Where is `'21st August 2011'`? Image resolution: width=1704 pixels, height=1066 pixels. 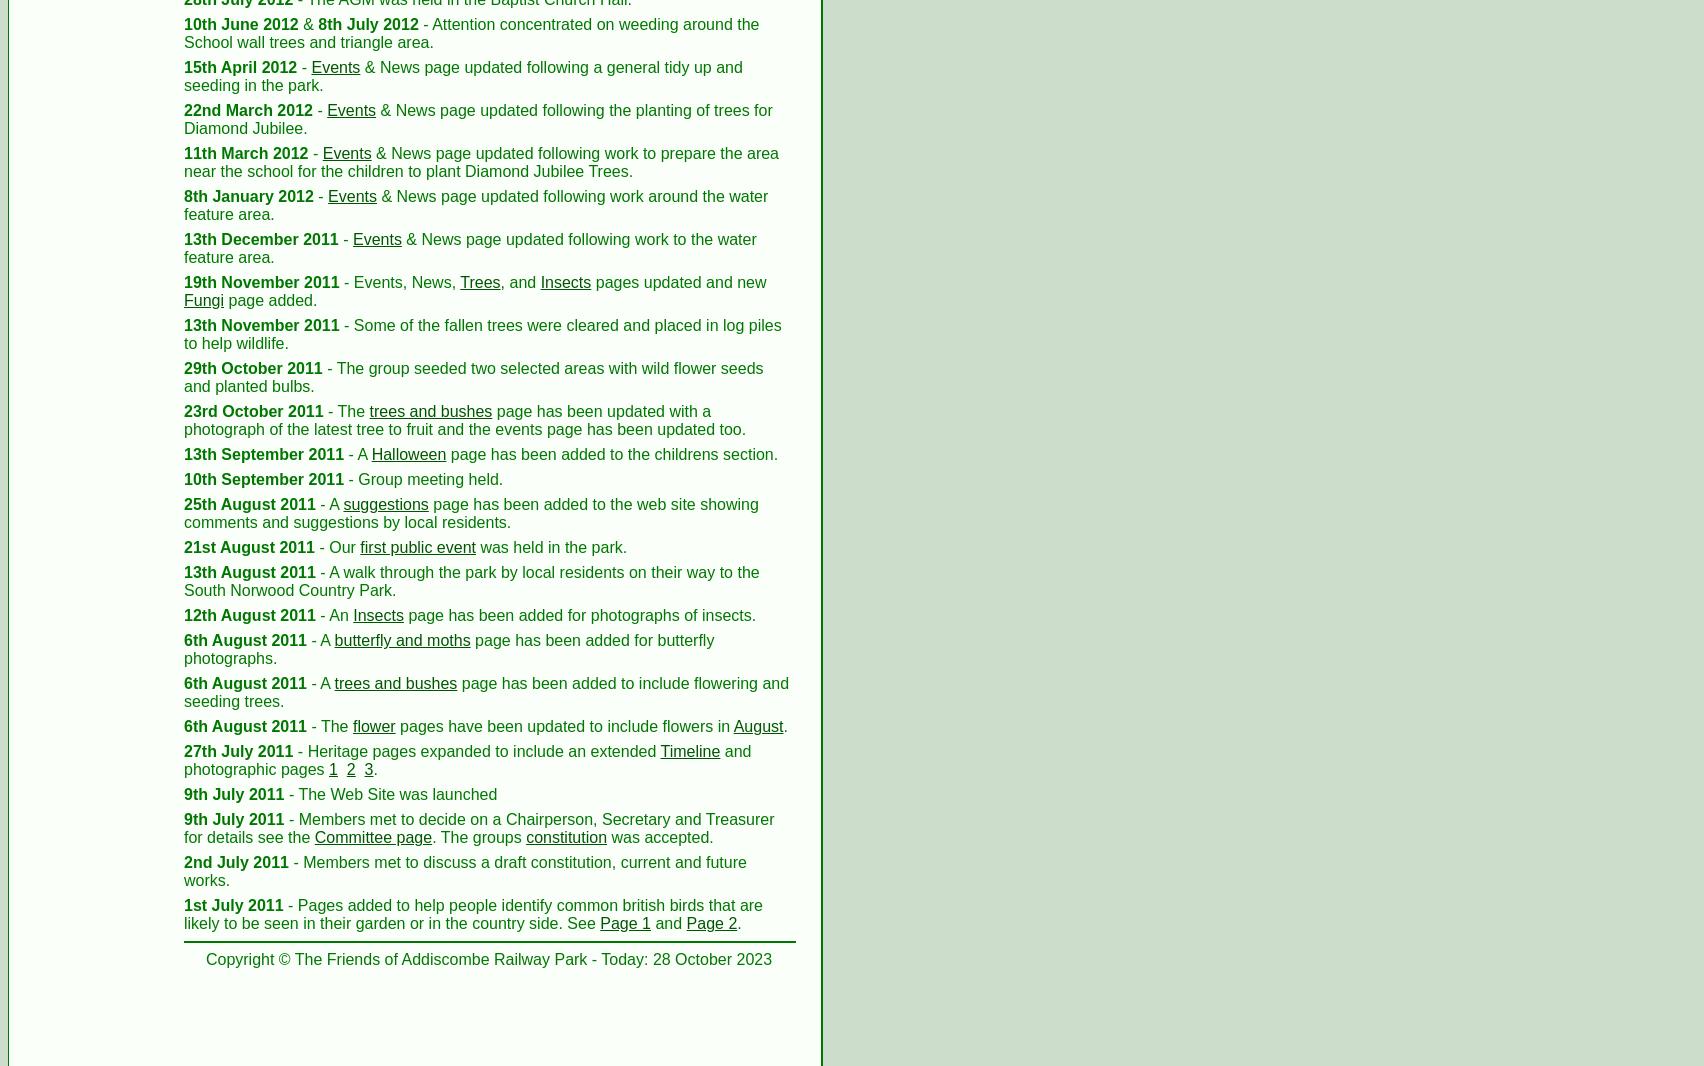 '21st August 2011' is located at coordinates (248, 546).